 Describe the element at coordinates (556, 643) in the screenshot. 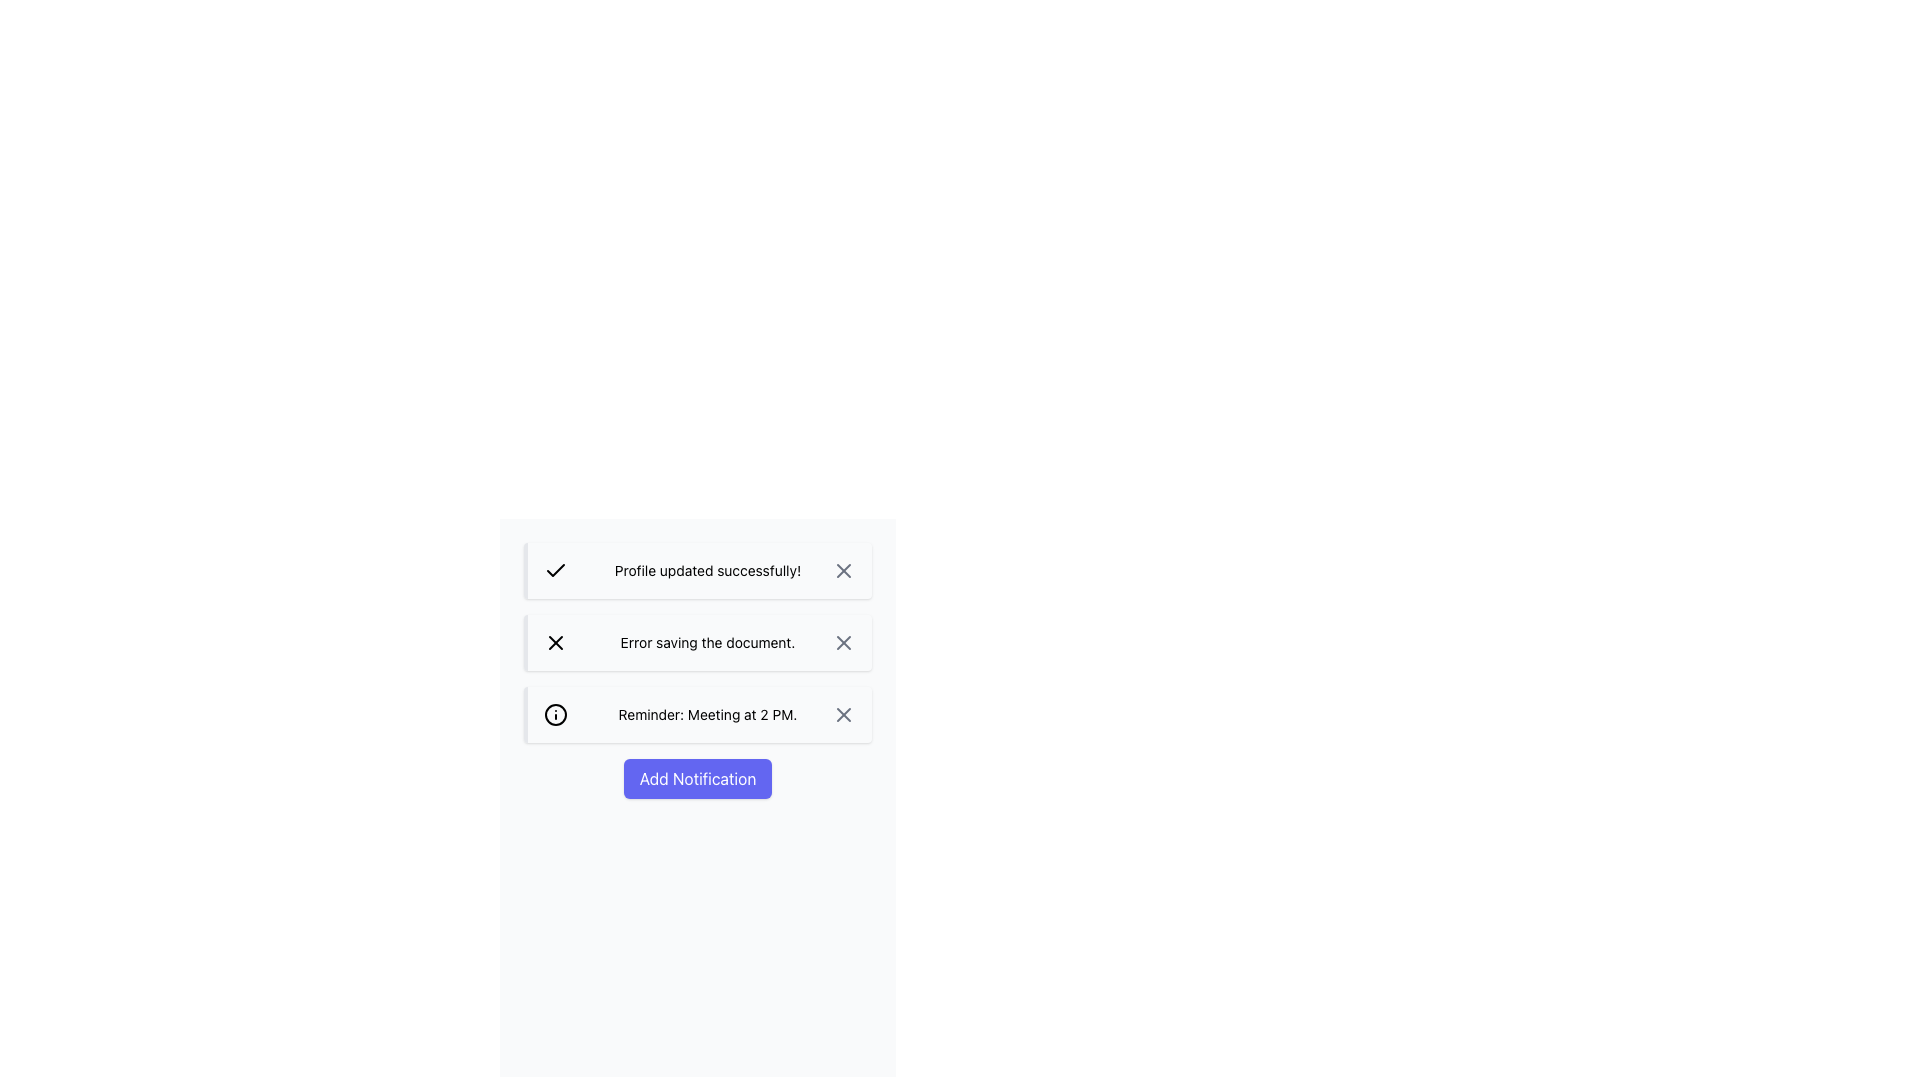

I see `the close button located in the upper-right corner of the notification card that contains the text 'Error saving the document.'` at that location.